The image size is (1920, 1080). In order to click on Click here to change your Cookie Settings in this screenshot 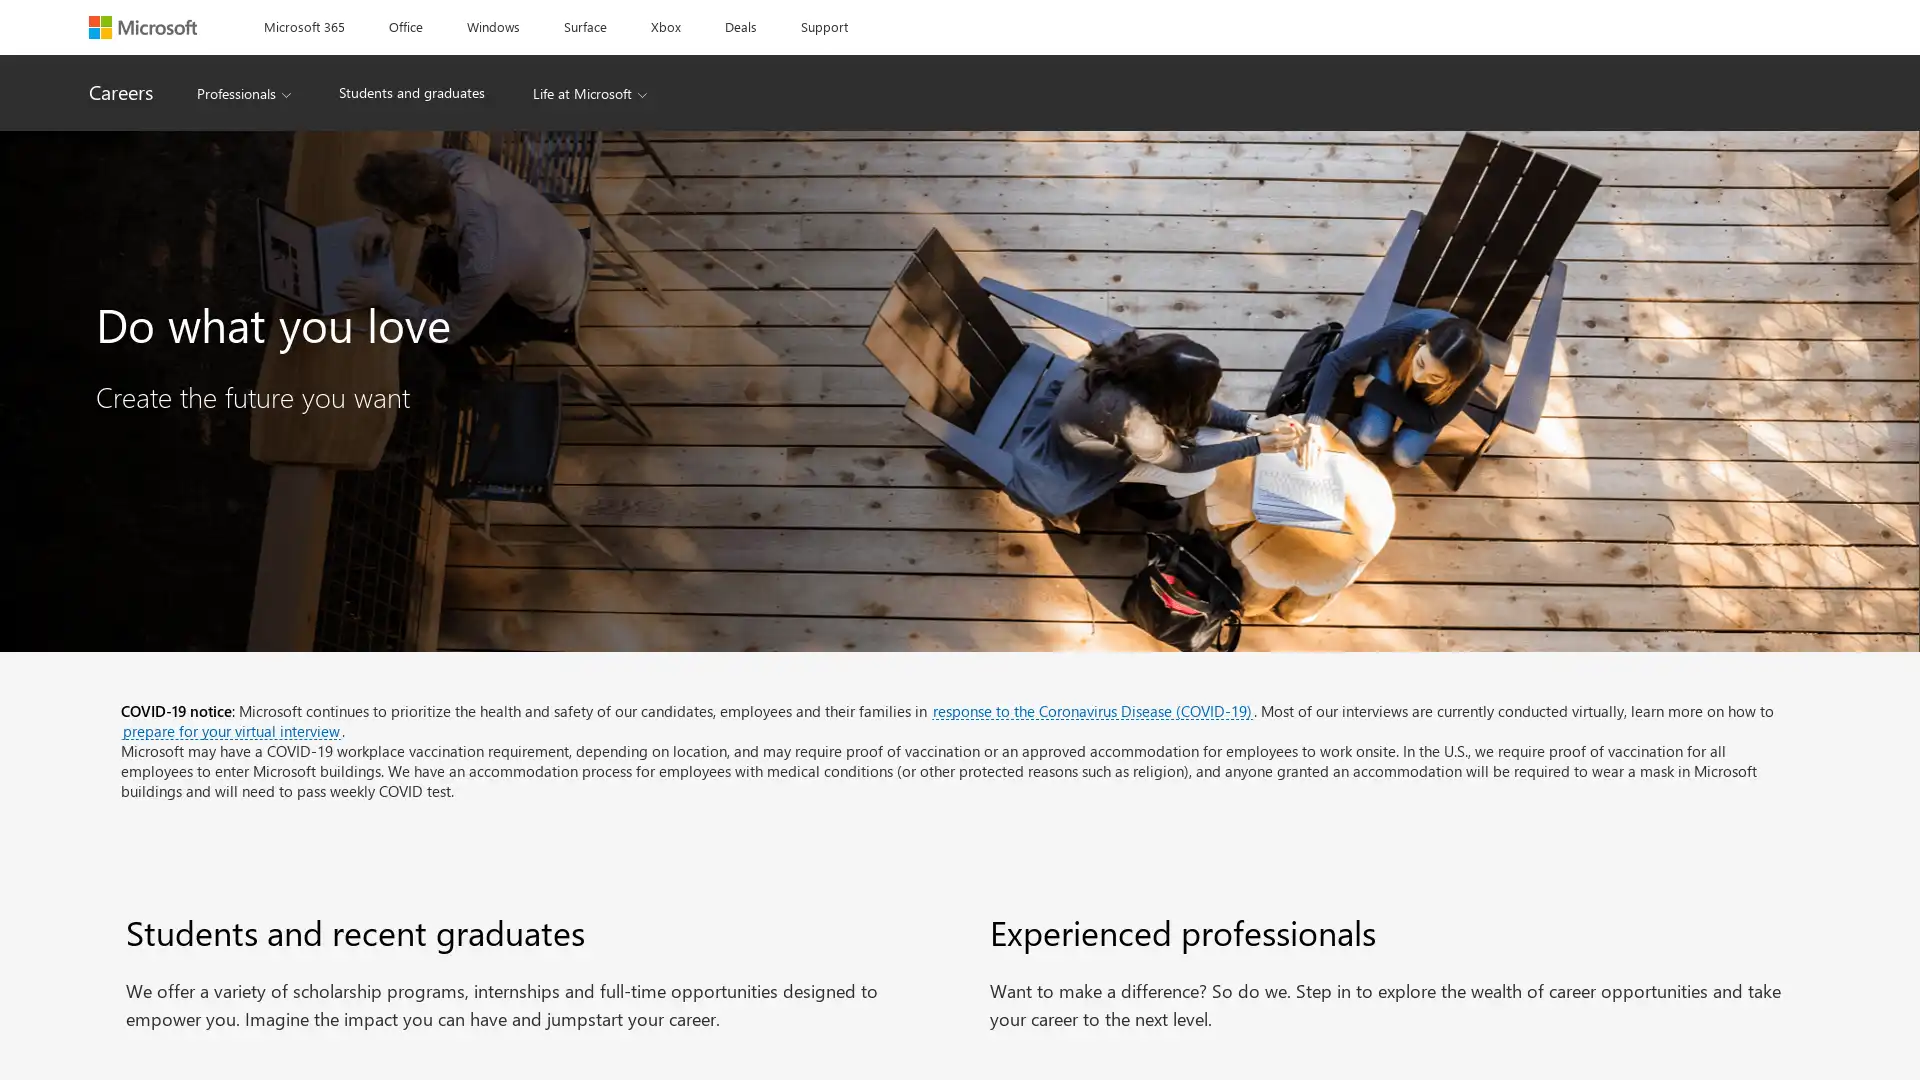, I will do `click(1751, 45)`.